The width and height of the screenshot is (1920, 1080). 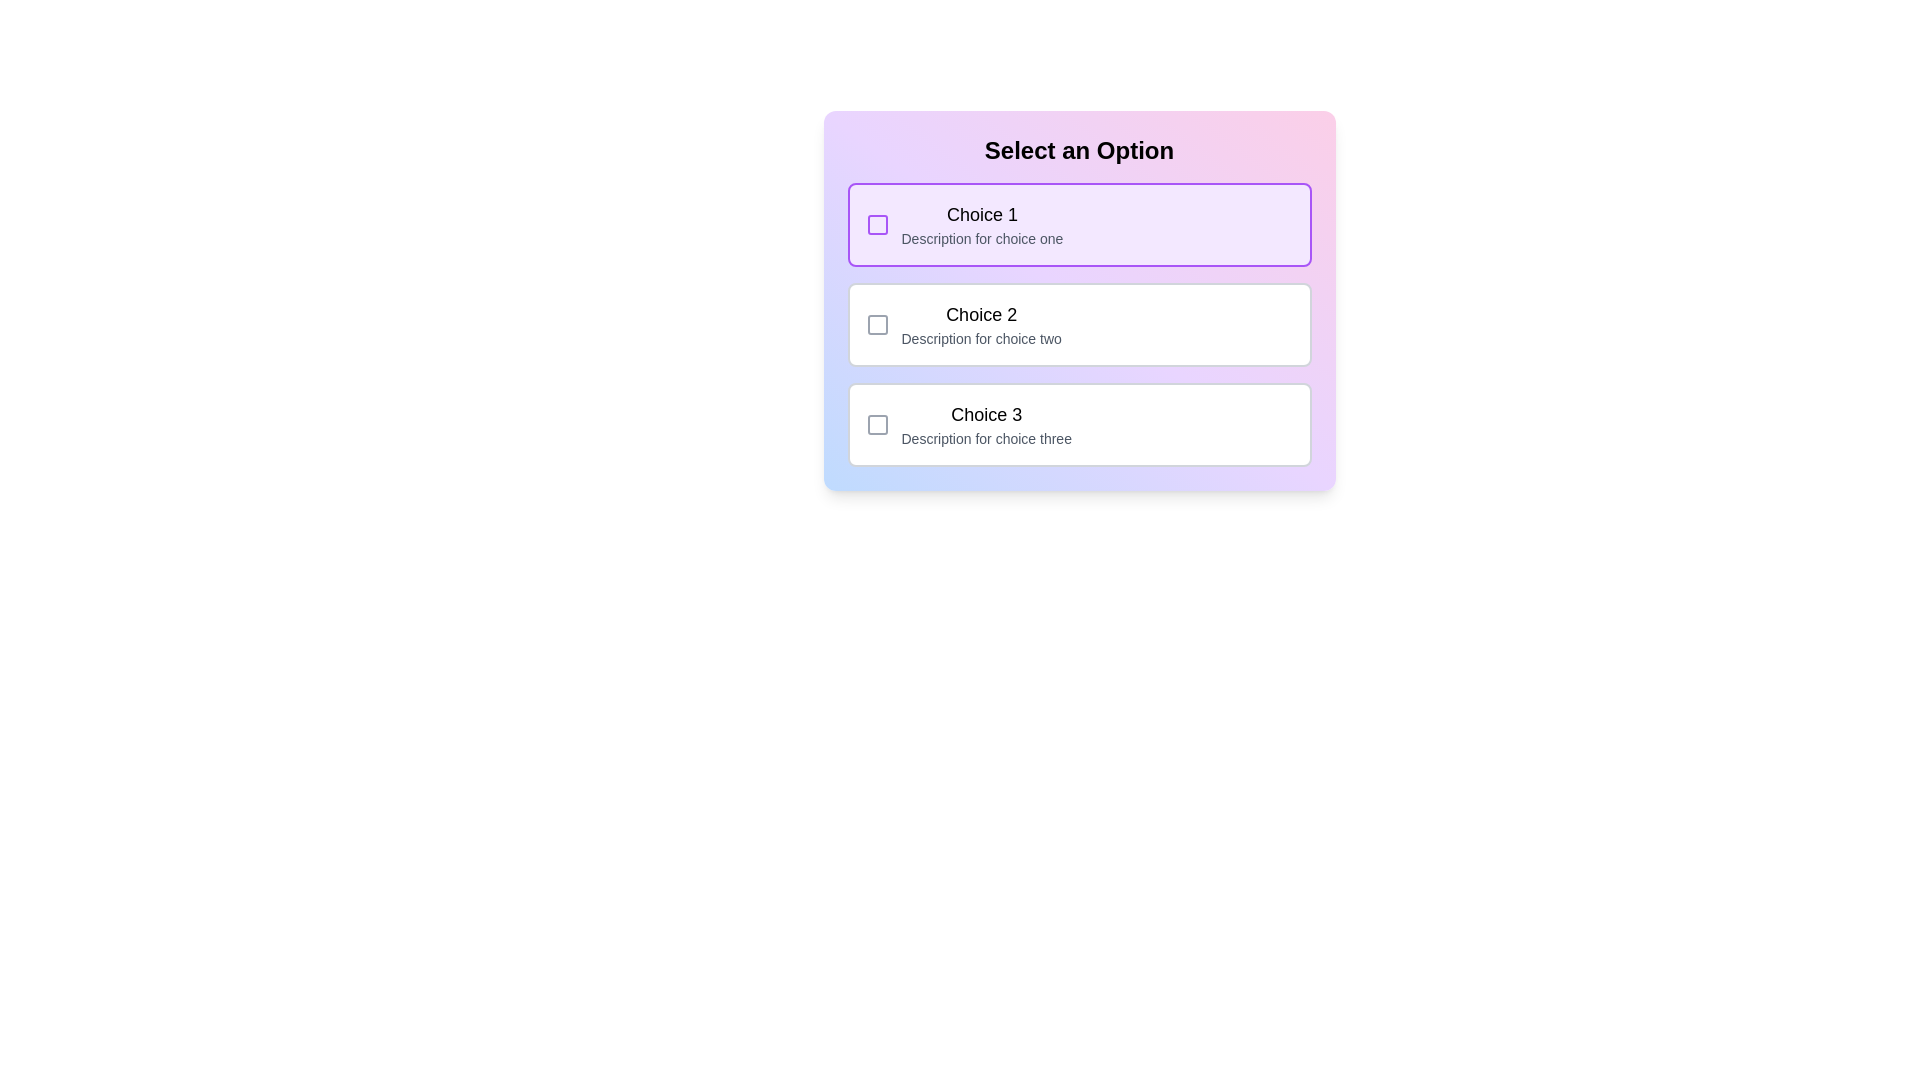 What do you see at coordinates (877, 323) in the screenshot?
I see `the checkbox for 'Choice 2'` at bounding box center [877, 323].